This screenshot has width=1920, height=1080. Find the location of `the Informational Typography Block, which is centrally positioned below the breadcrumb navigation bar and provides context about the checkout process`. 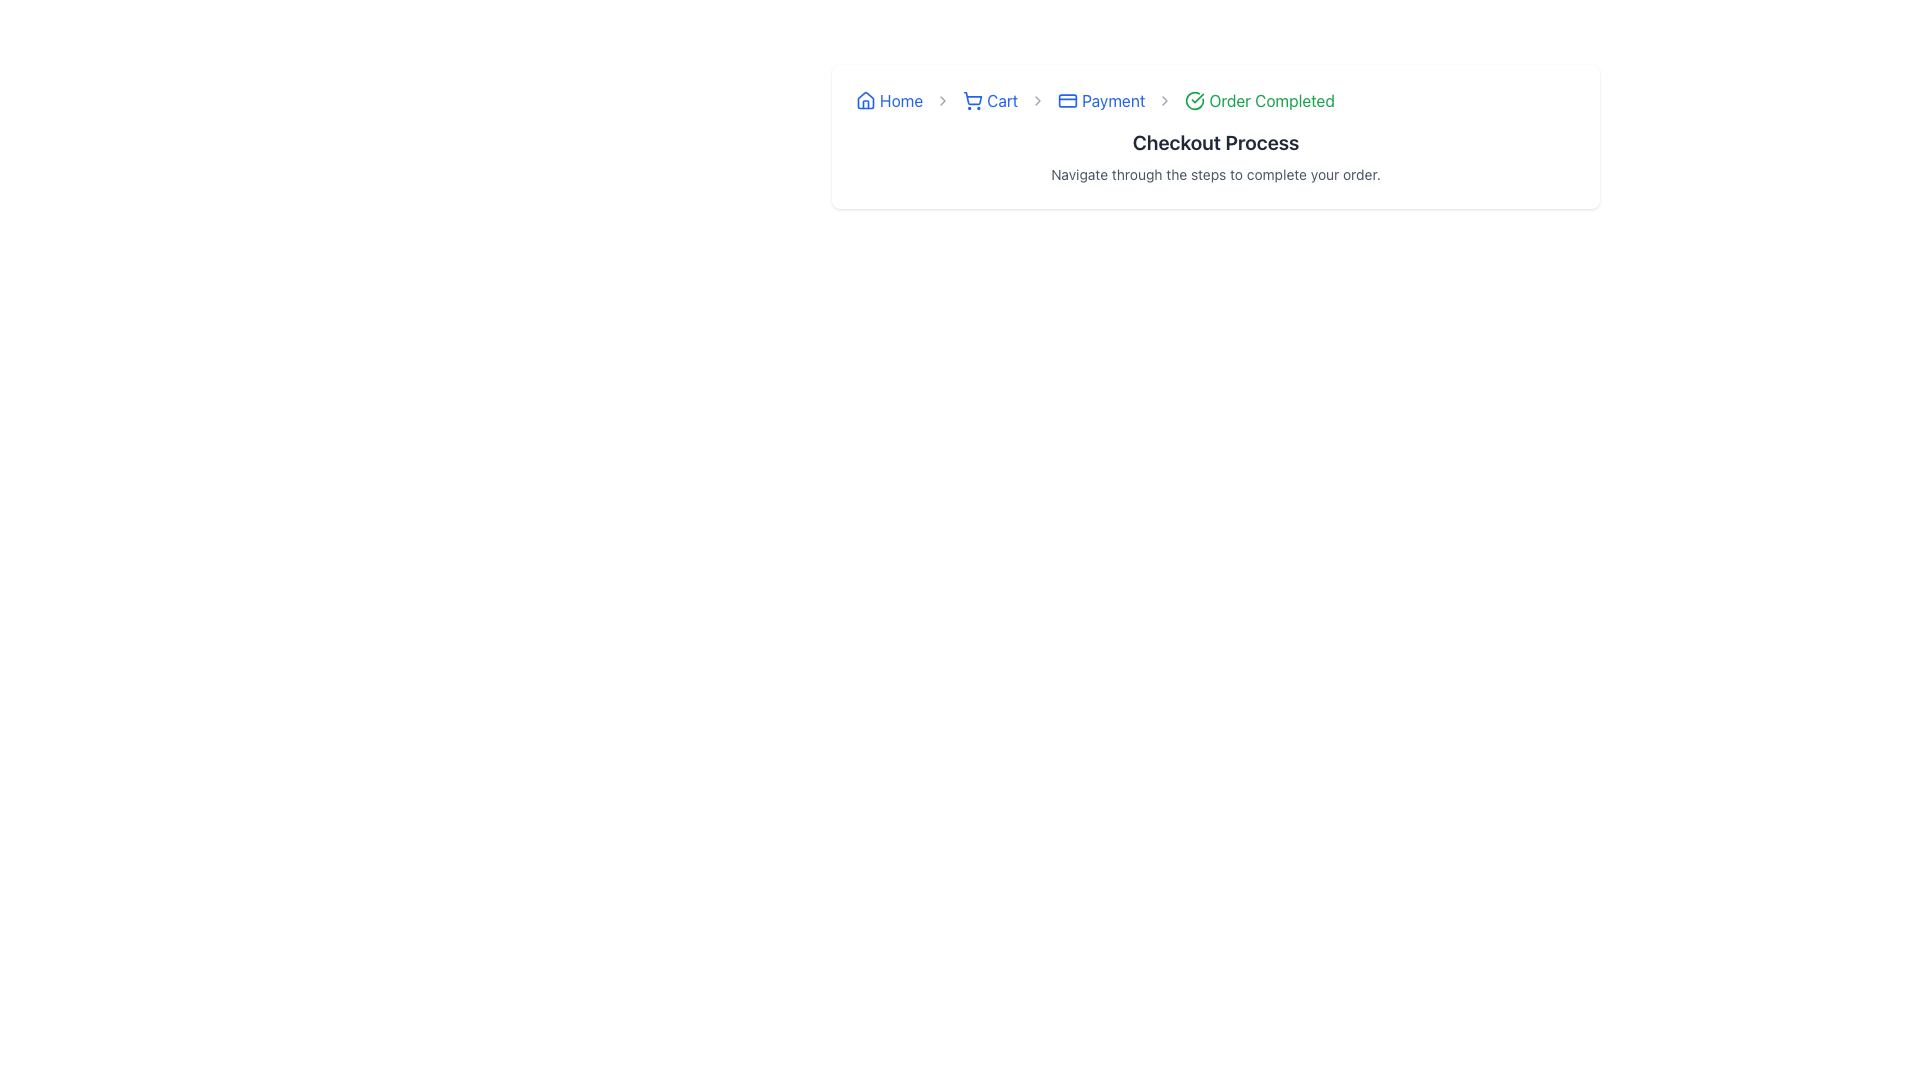

the Informational Typography Block, which is centrally positioned below the breadcrumb navigation bar and provides context about the checkout process is located at coordinates (1214, 156).